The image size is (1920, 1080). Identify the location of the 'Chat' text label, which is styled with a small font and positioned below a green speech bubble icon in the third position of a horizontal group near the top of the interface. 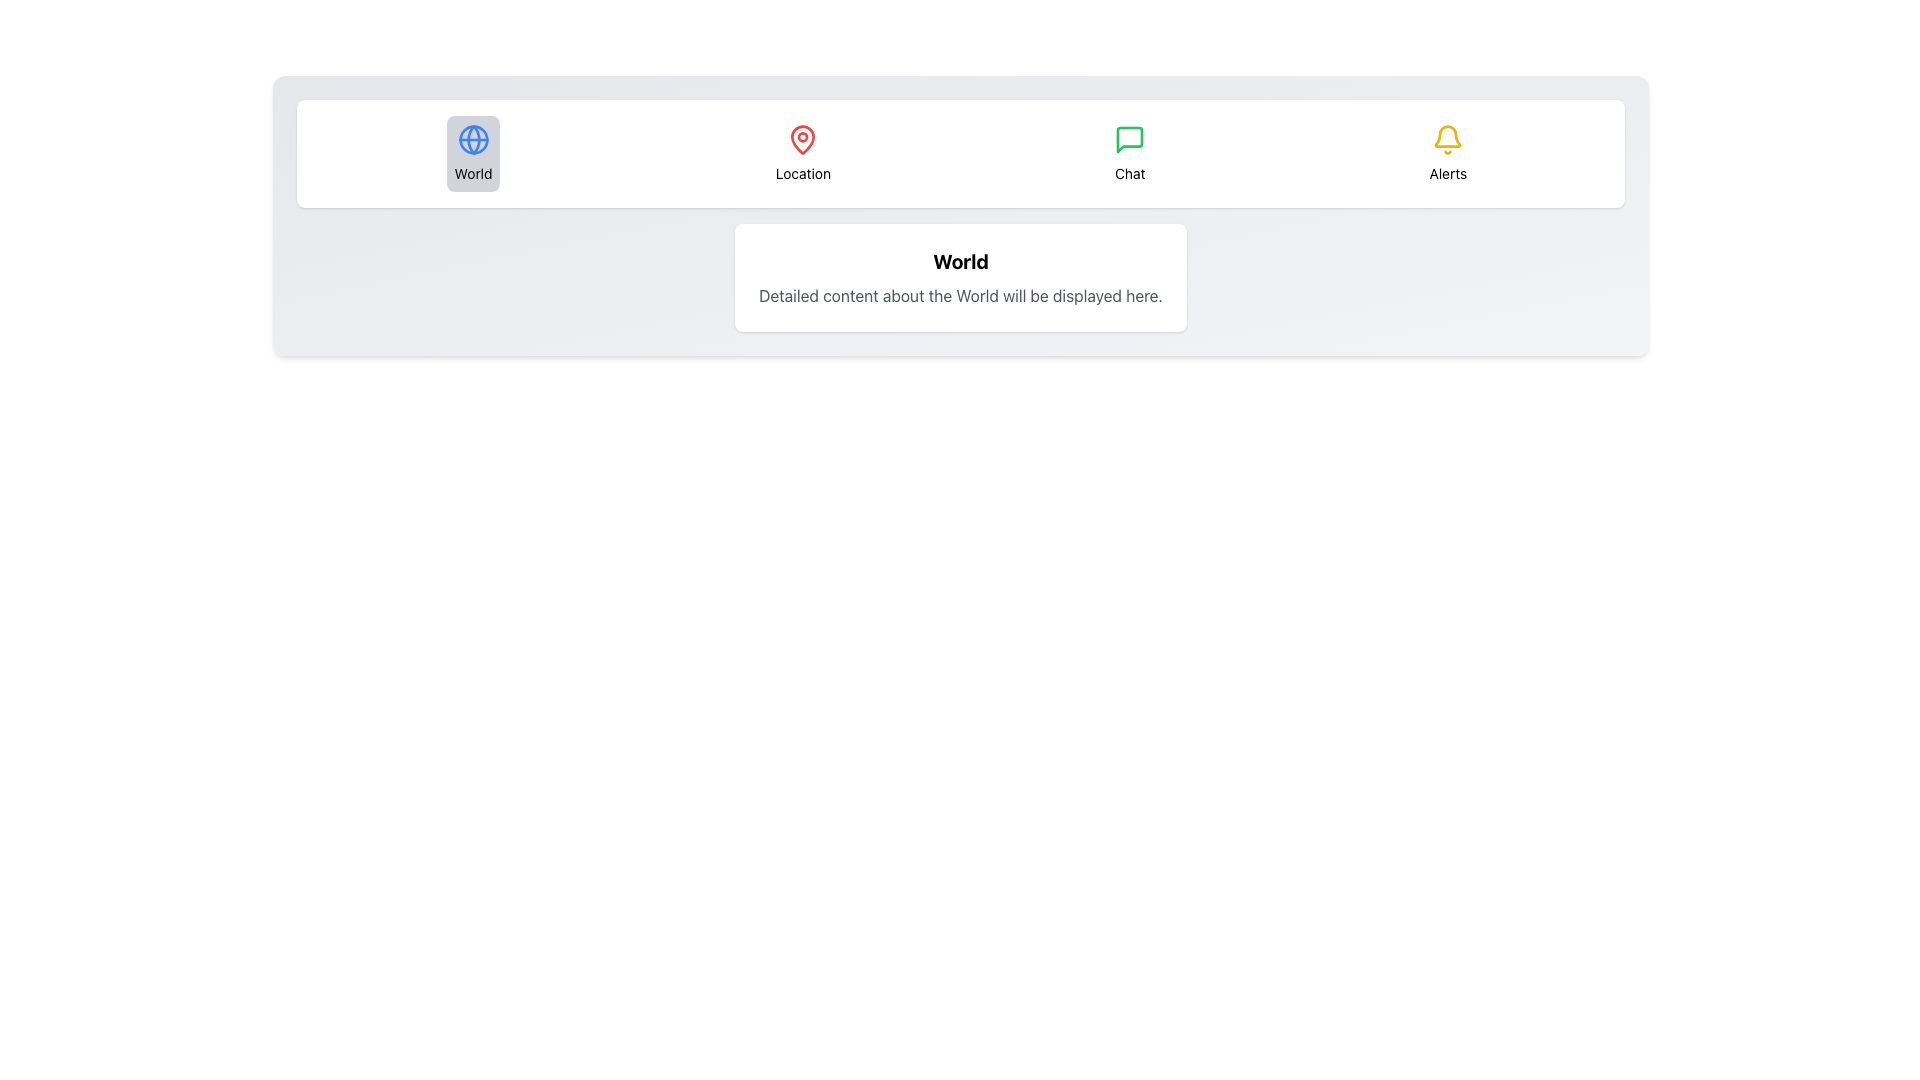
(1130, 172).